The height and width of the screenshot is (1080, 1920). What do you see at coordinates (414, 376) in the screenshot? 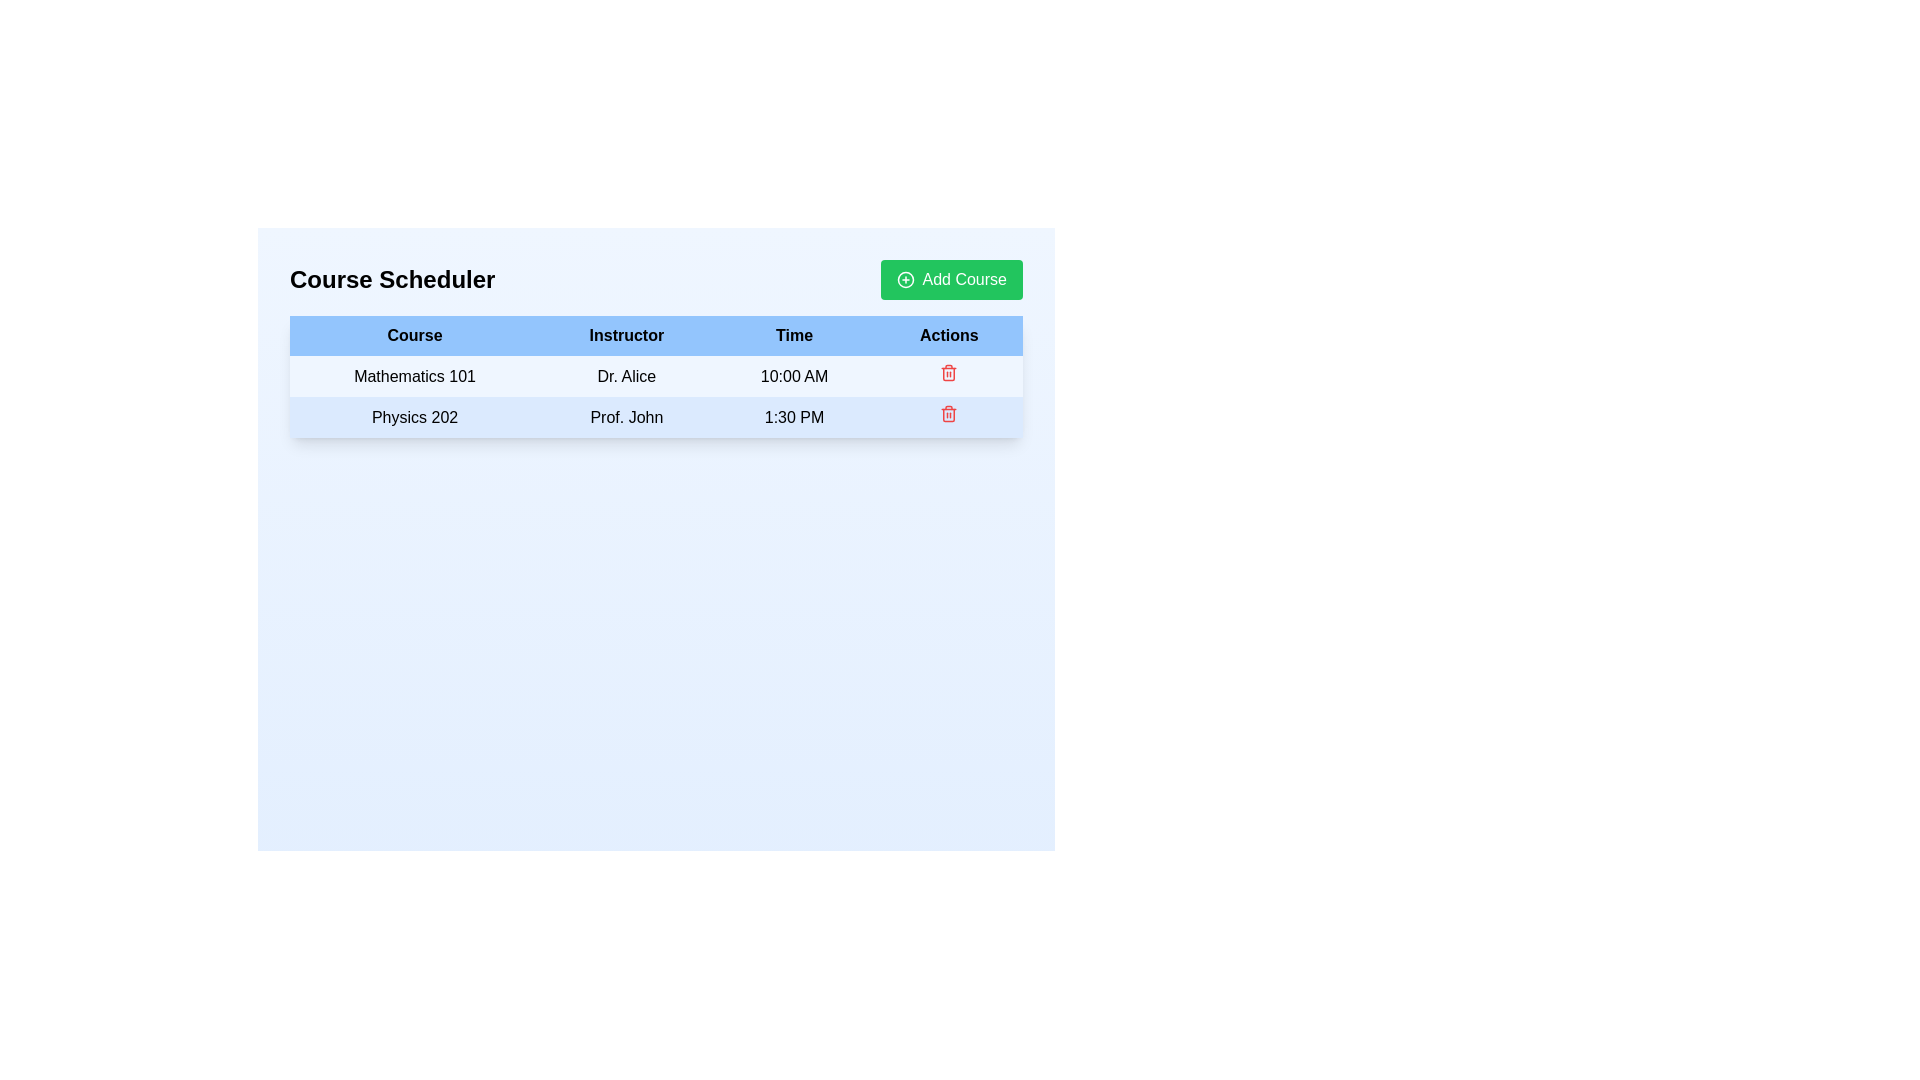
I see `the text component displaying 'Mathematics 101' in the 'Course' column of the Course Scheduler table` at bounding box center [414, 376].